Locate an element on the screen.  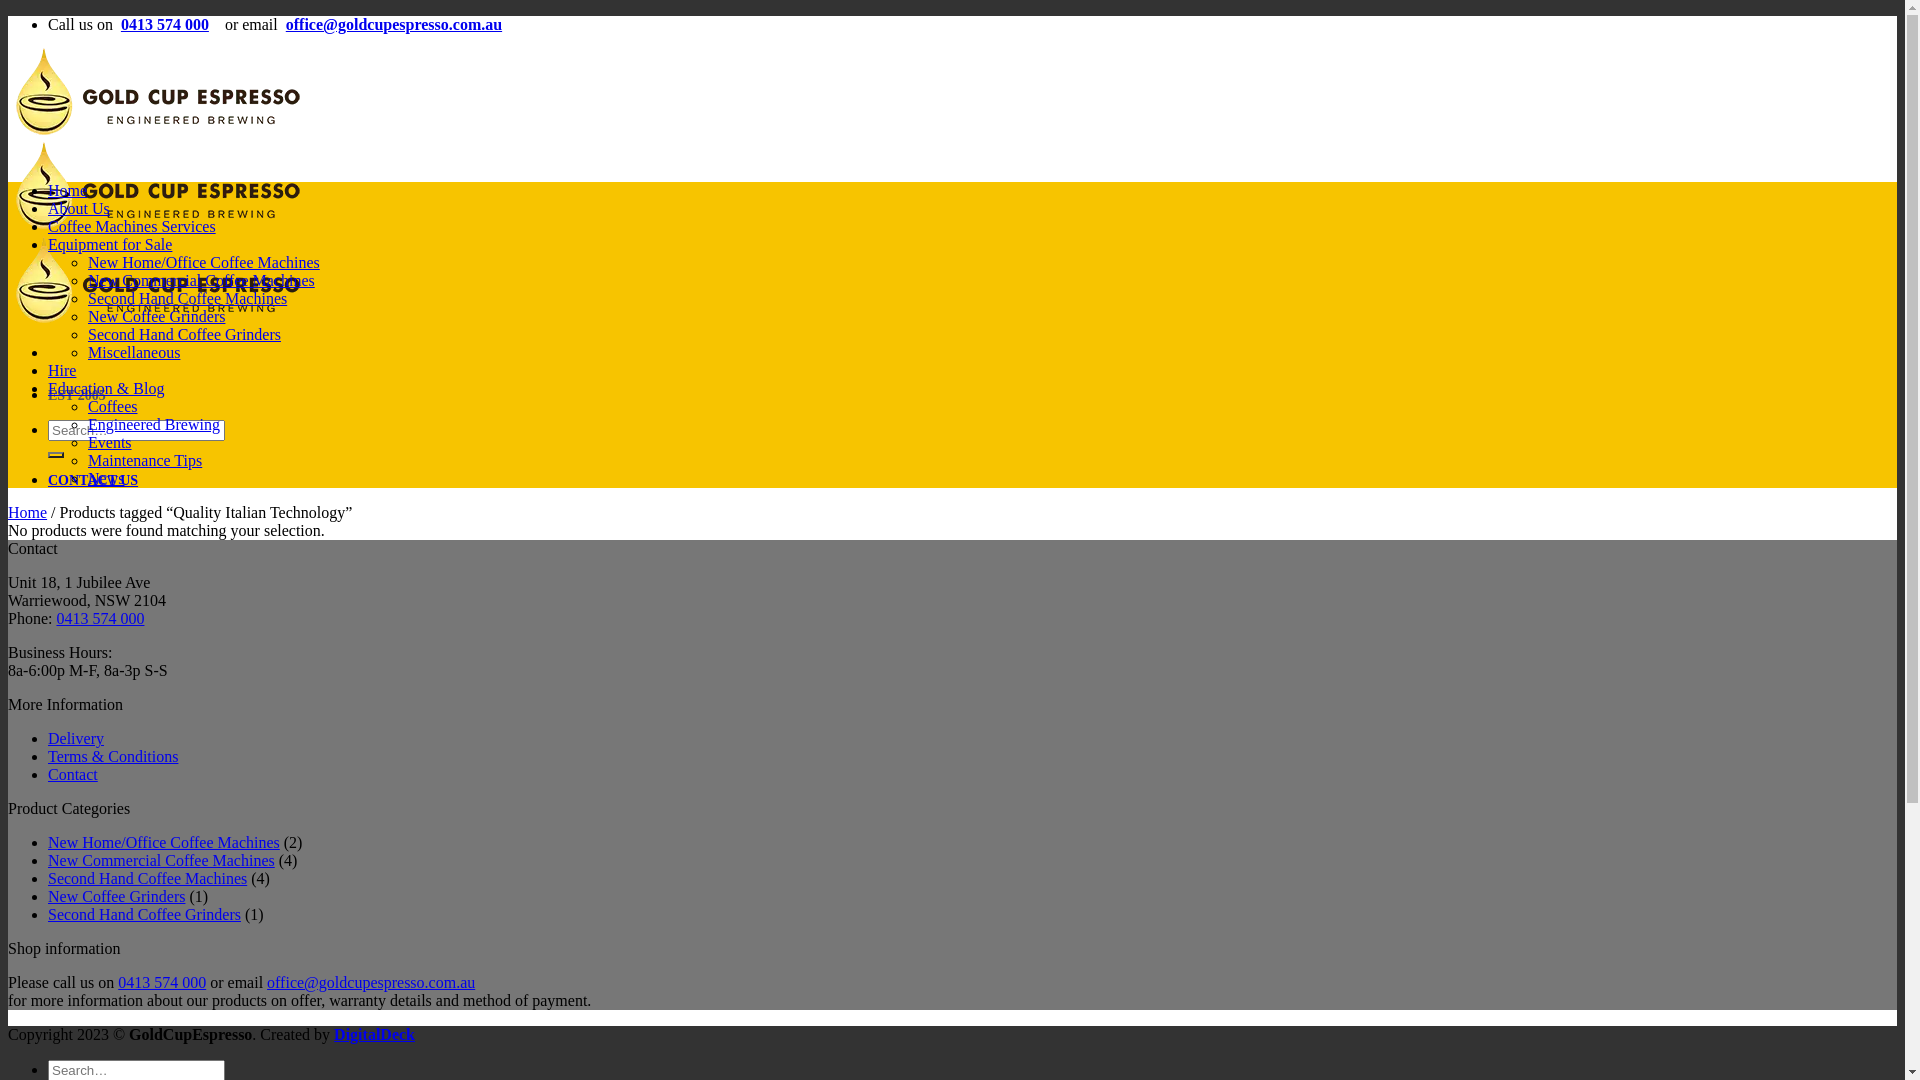
'CONTACT US' is located at coordinates (91, 480).